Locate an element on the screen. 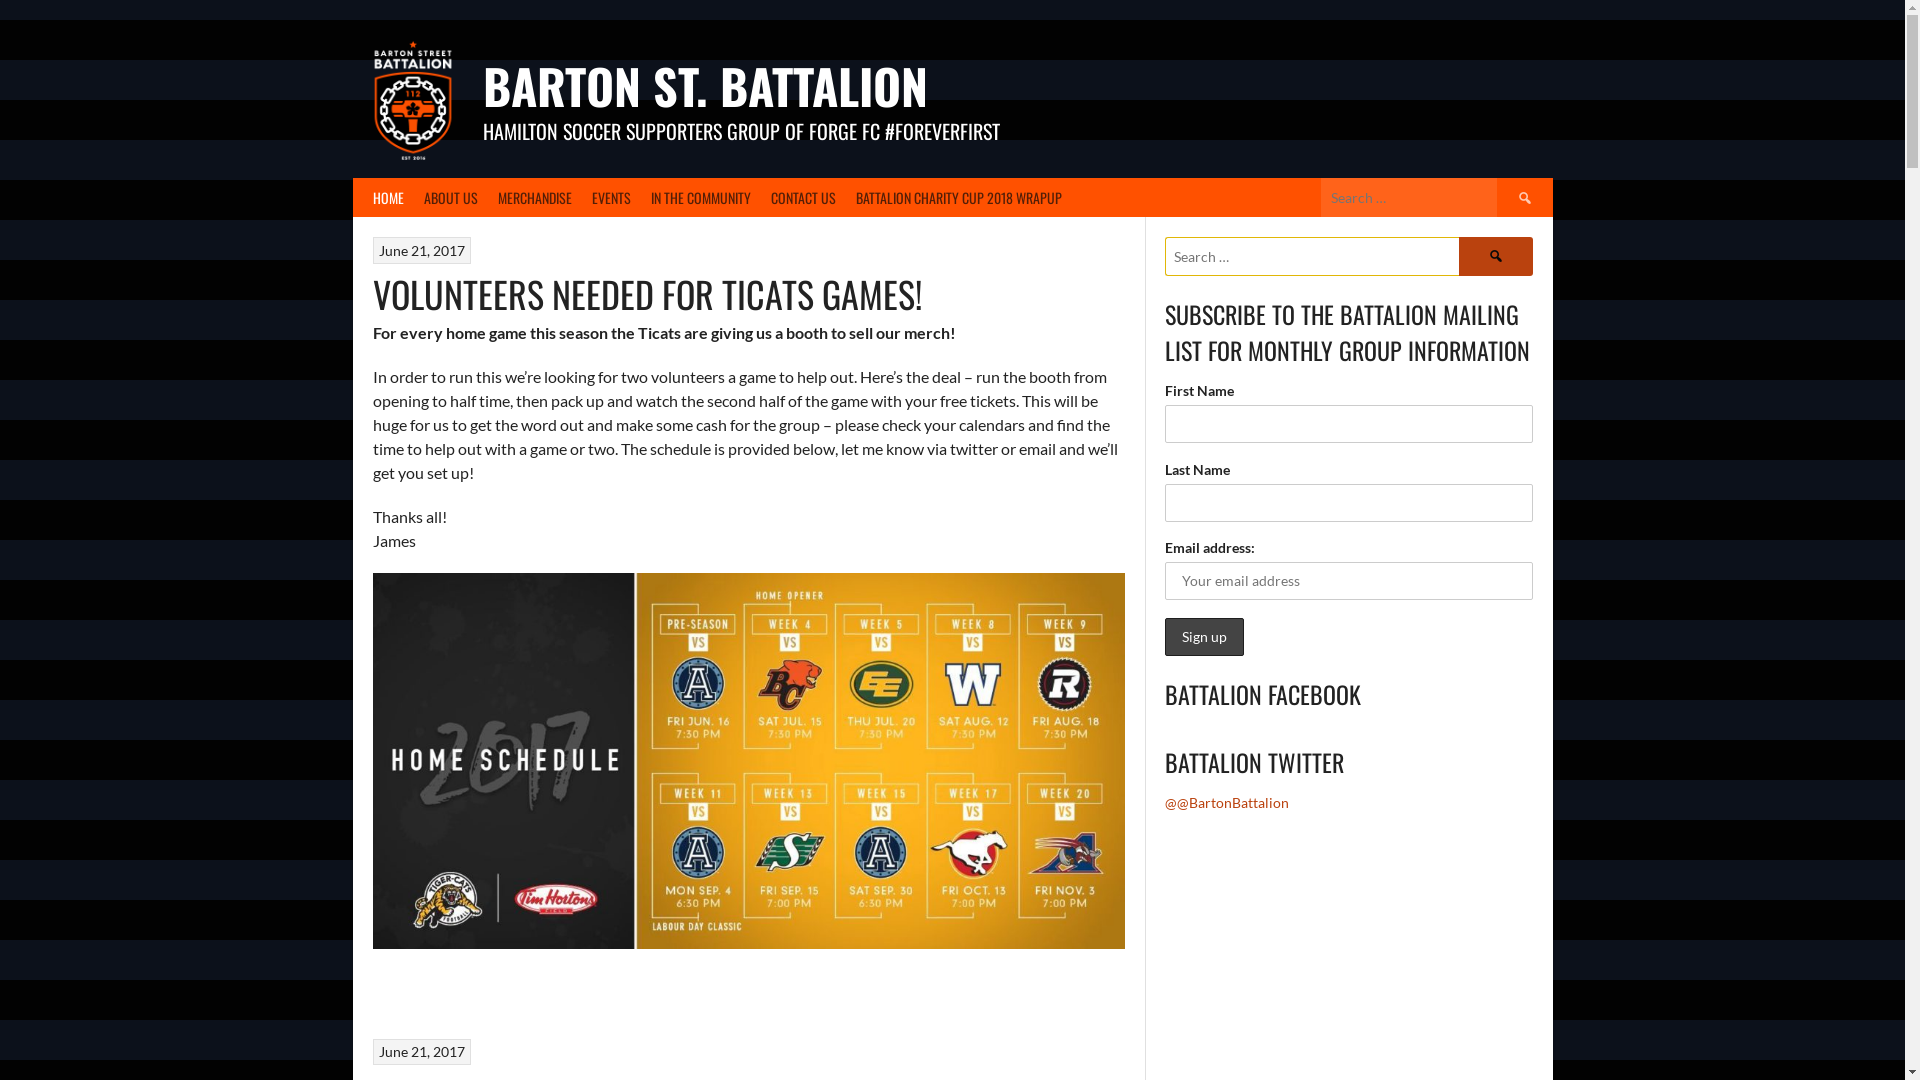 The width and height of the screenshot is (1920, 1080). 'ABOUT US' is located at coordinates (450, 197).